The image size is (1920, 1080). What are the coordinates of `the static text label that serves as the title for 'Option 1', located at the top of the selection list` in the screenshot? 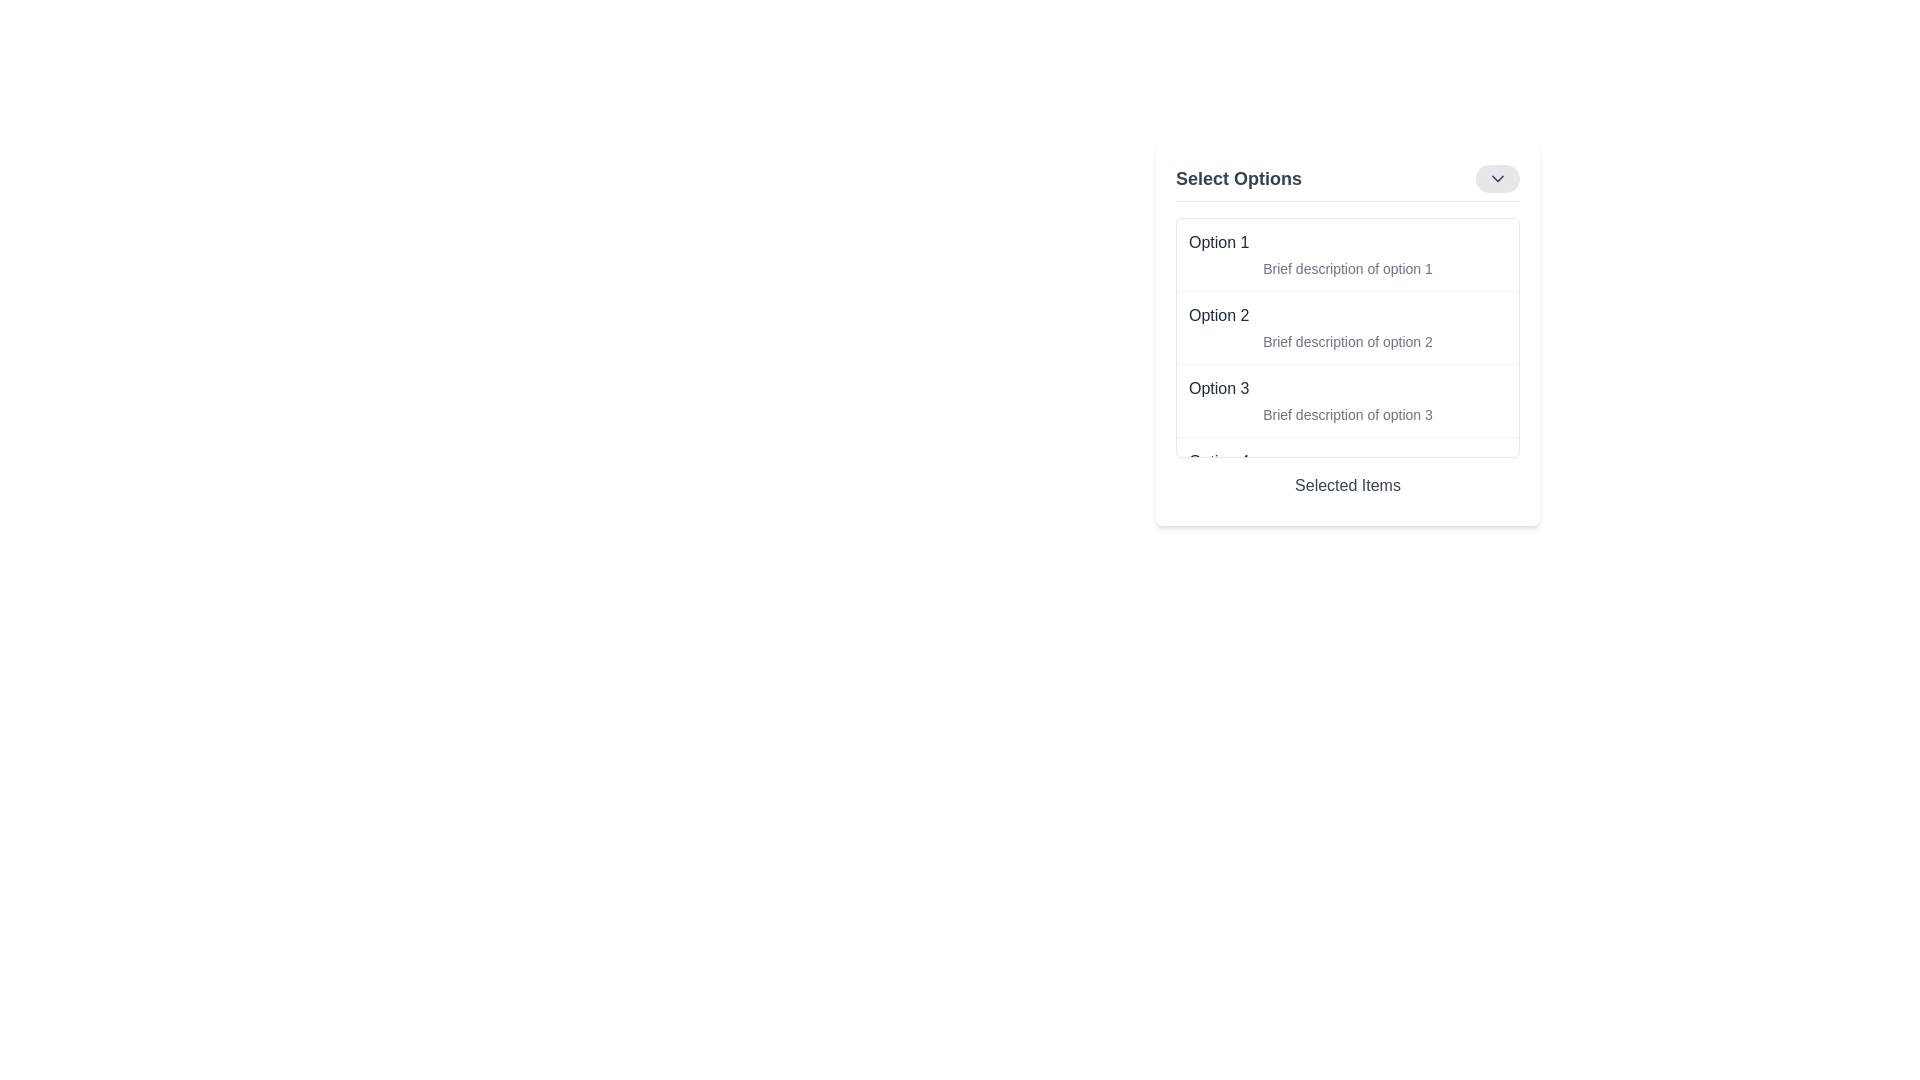 It's located at (1218, 242).